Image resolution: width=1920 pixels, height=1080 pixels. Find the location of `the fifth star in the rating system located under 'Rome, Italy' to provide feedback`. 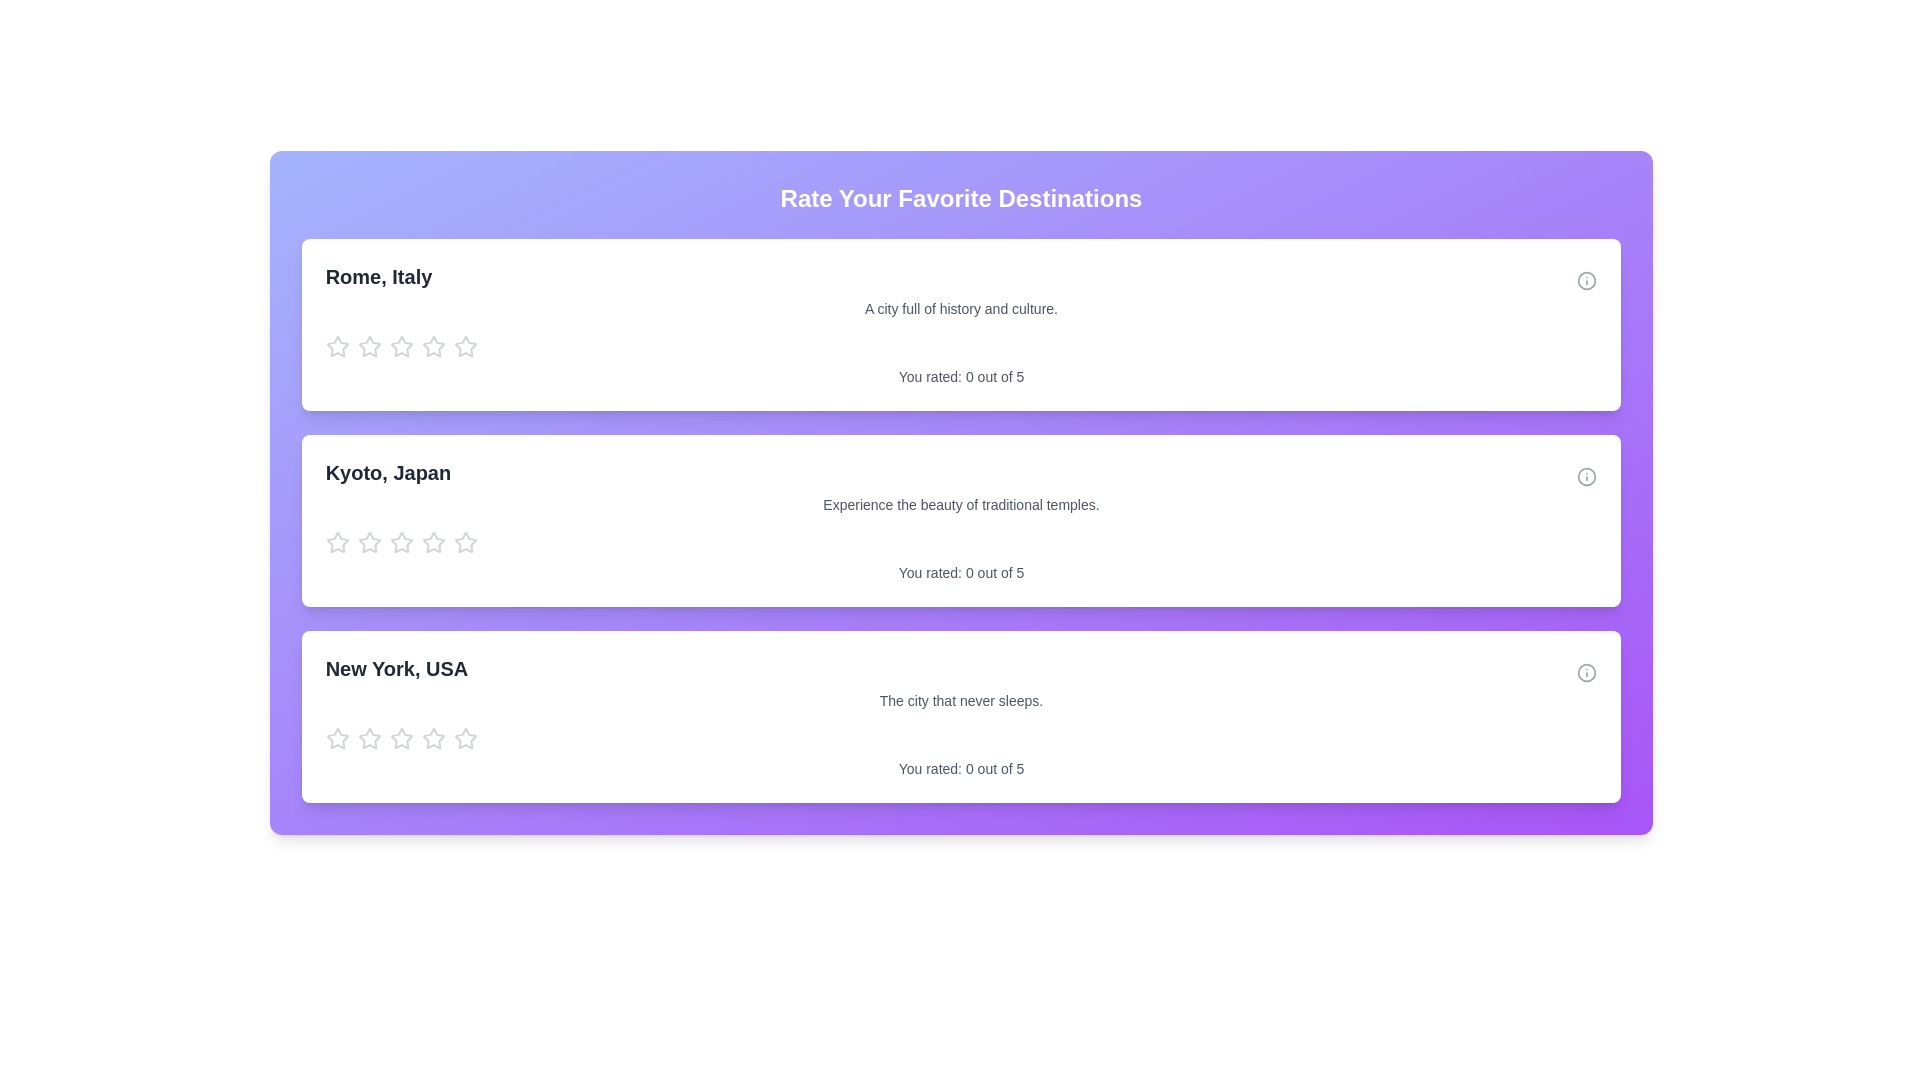

the fifth star in the rating system located under 'Rome, Italy' to provide feedback is located at coordinates (464, 346).